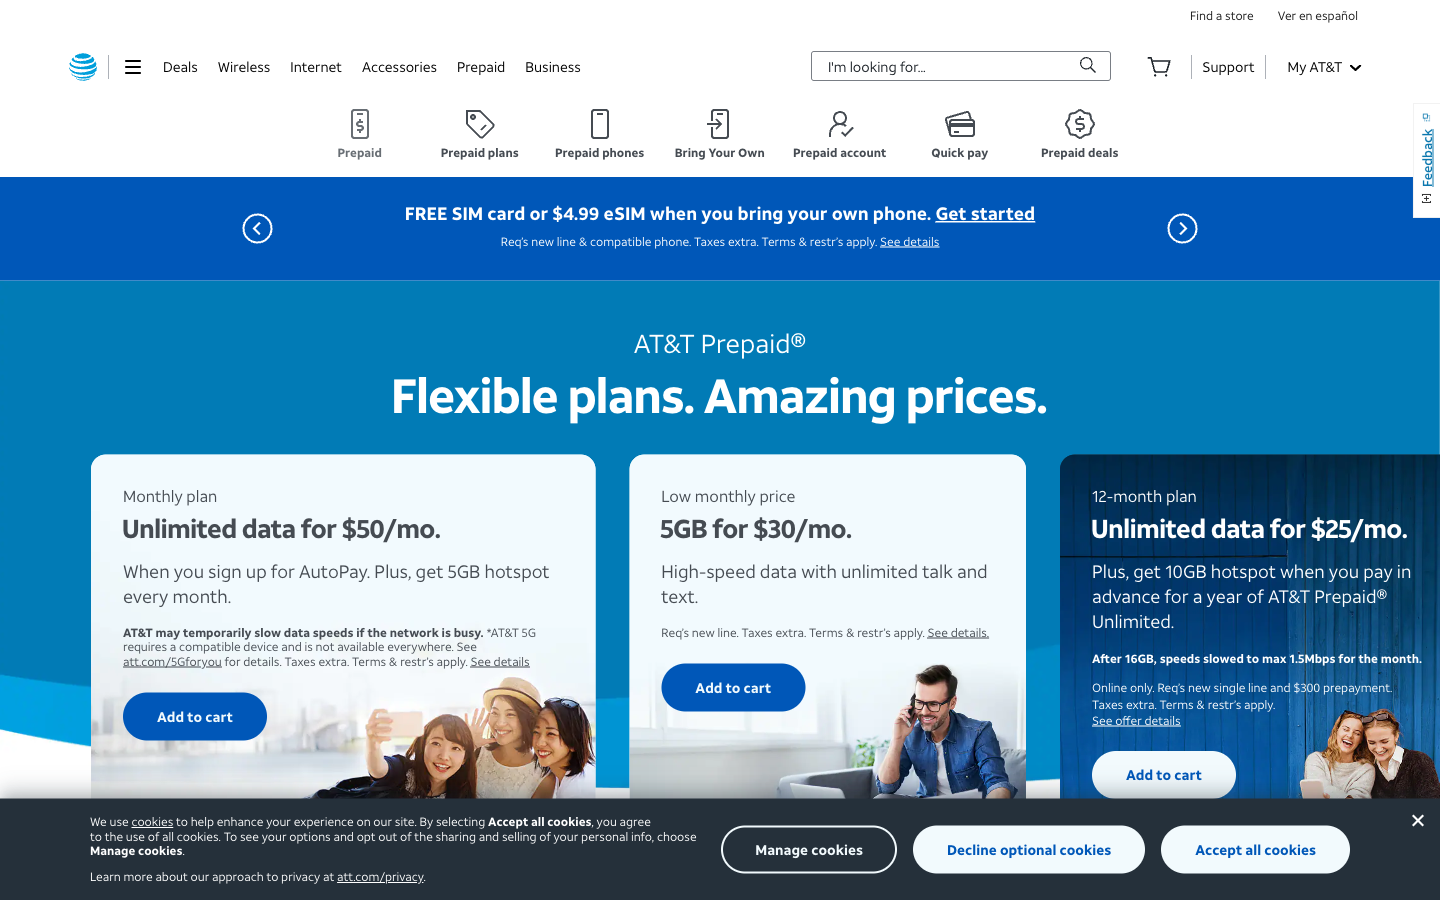  What do you see at coordinates (960, 134) in the screenshot?
I see `the "Quick Pay" button` at bounding box center [960, 134].